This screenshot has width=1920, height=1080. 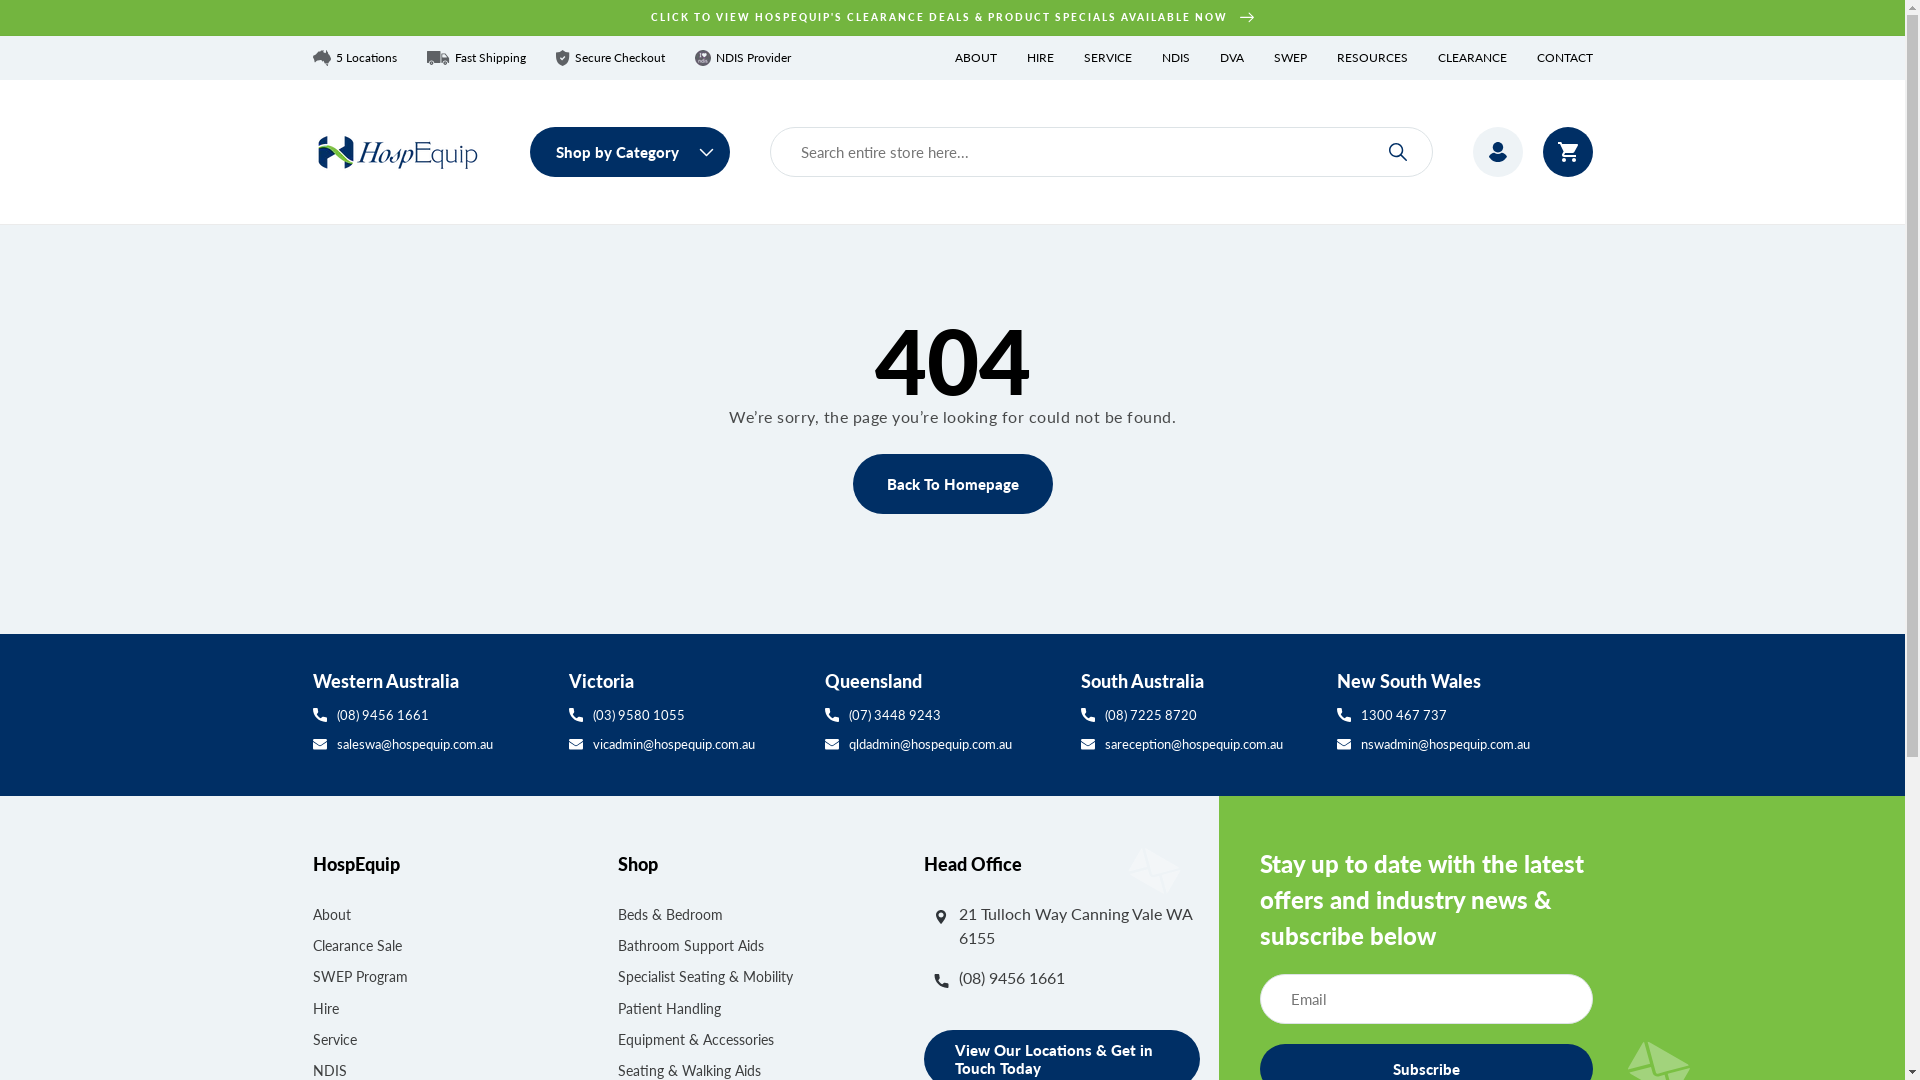 What do you see at coordinates (1231, 56) in the screenshot?
I see `'DVA'` at bounding box center [1231, 56].